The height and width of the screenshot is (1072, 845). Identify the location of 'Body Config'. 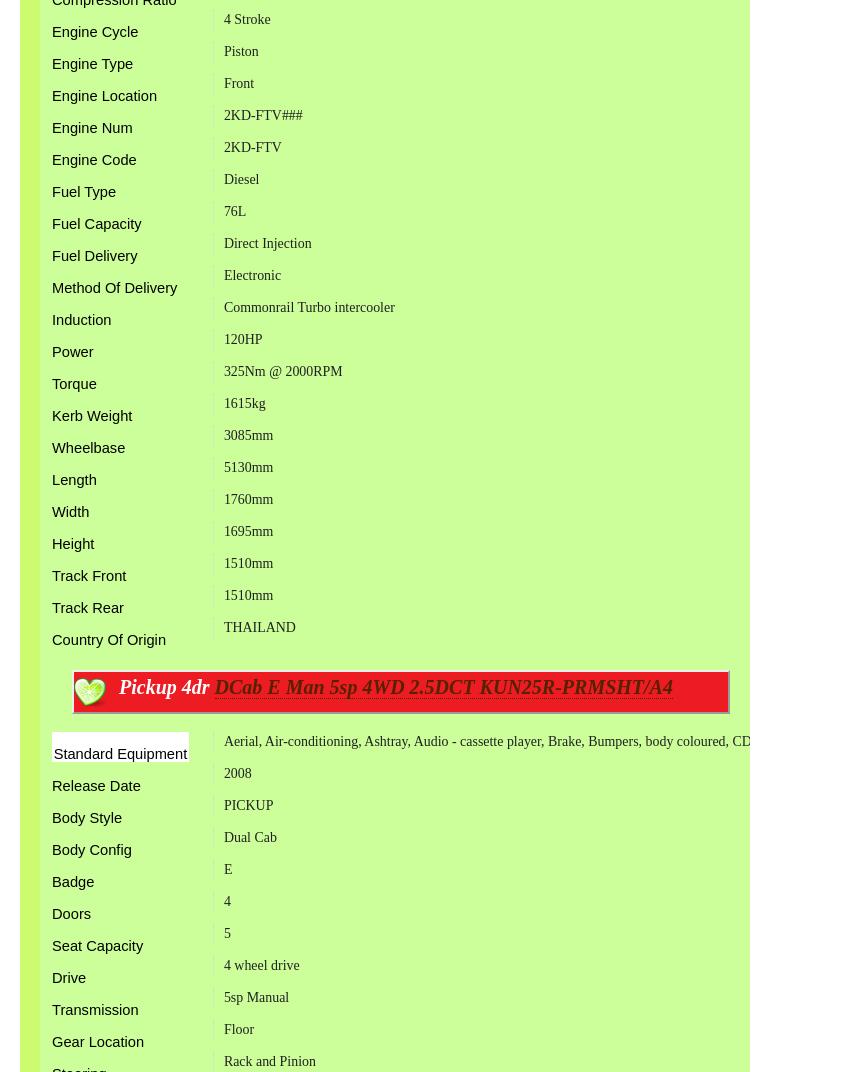
(91, 848).